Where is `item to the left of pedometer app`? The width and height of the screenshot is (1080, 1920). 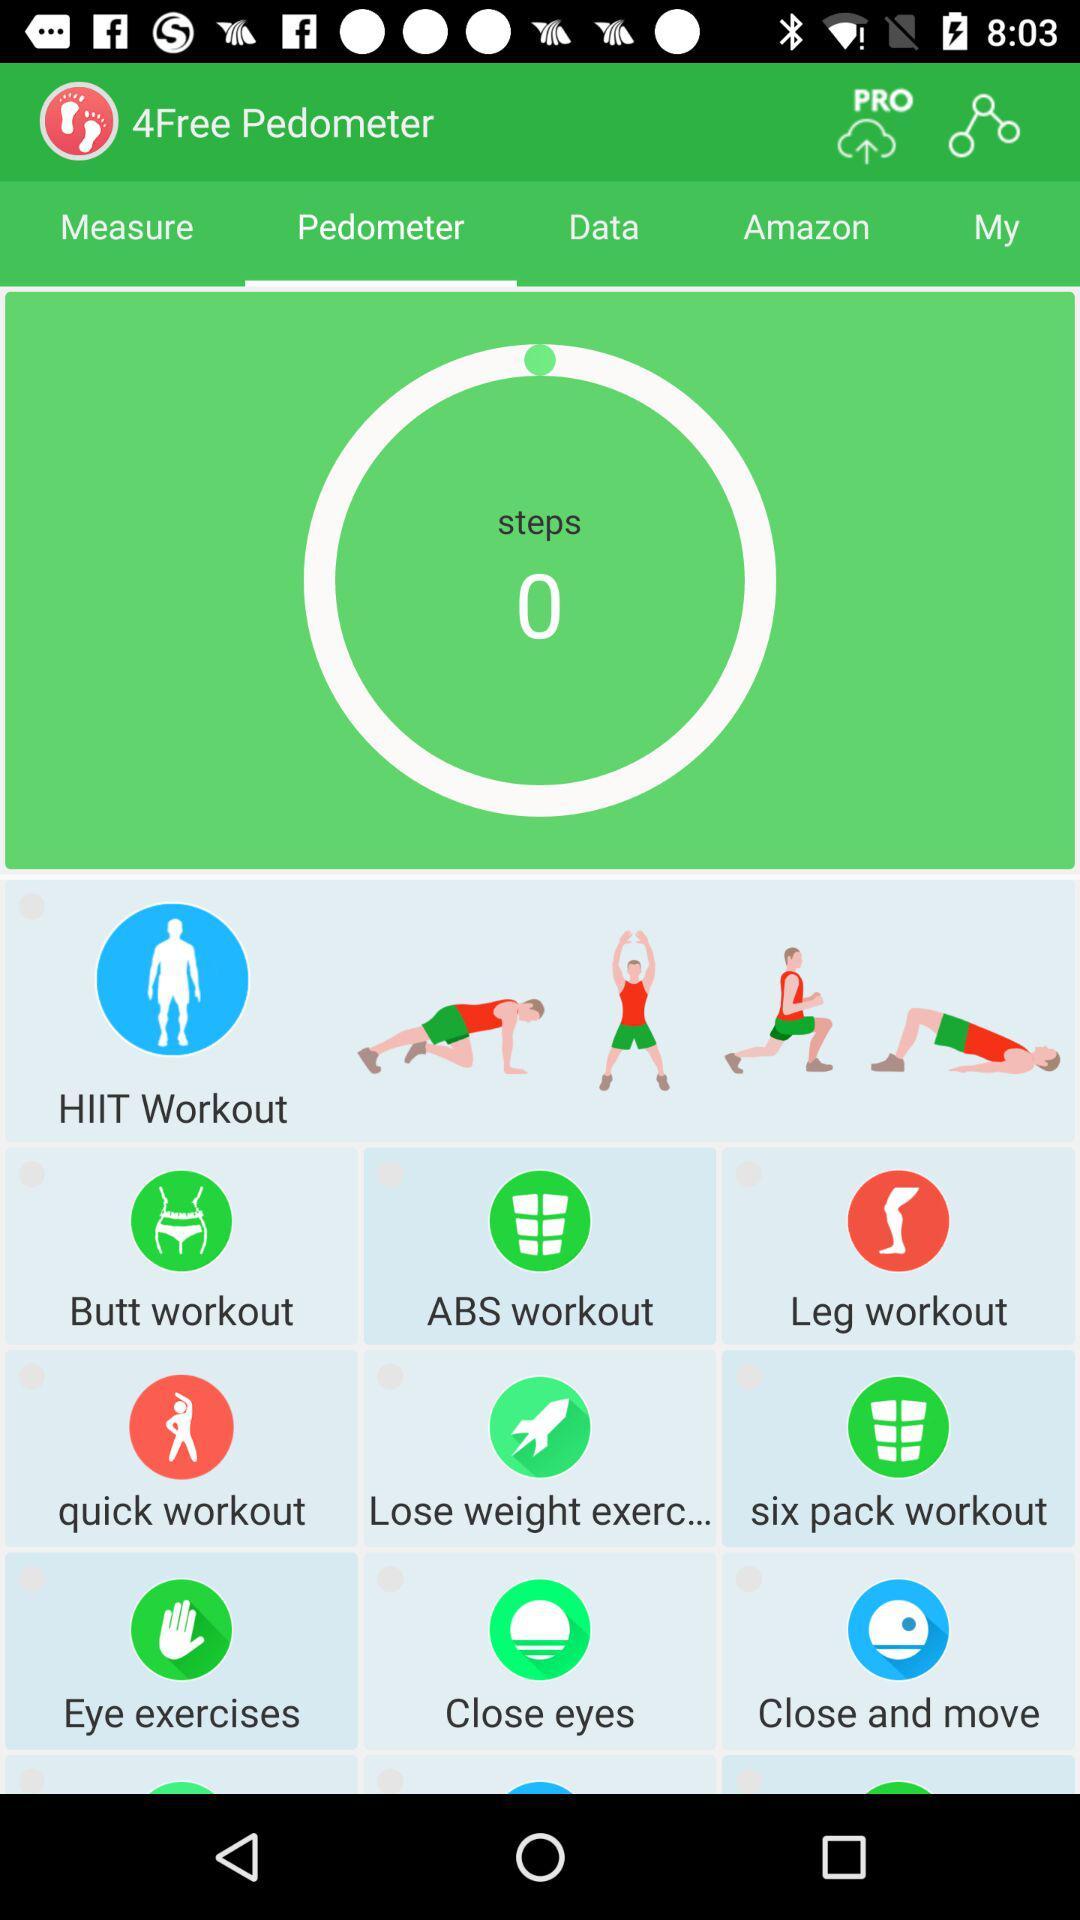
item to the left of pedometer app is located at coordinates (126, 243).